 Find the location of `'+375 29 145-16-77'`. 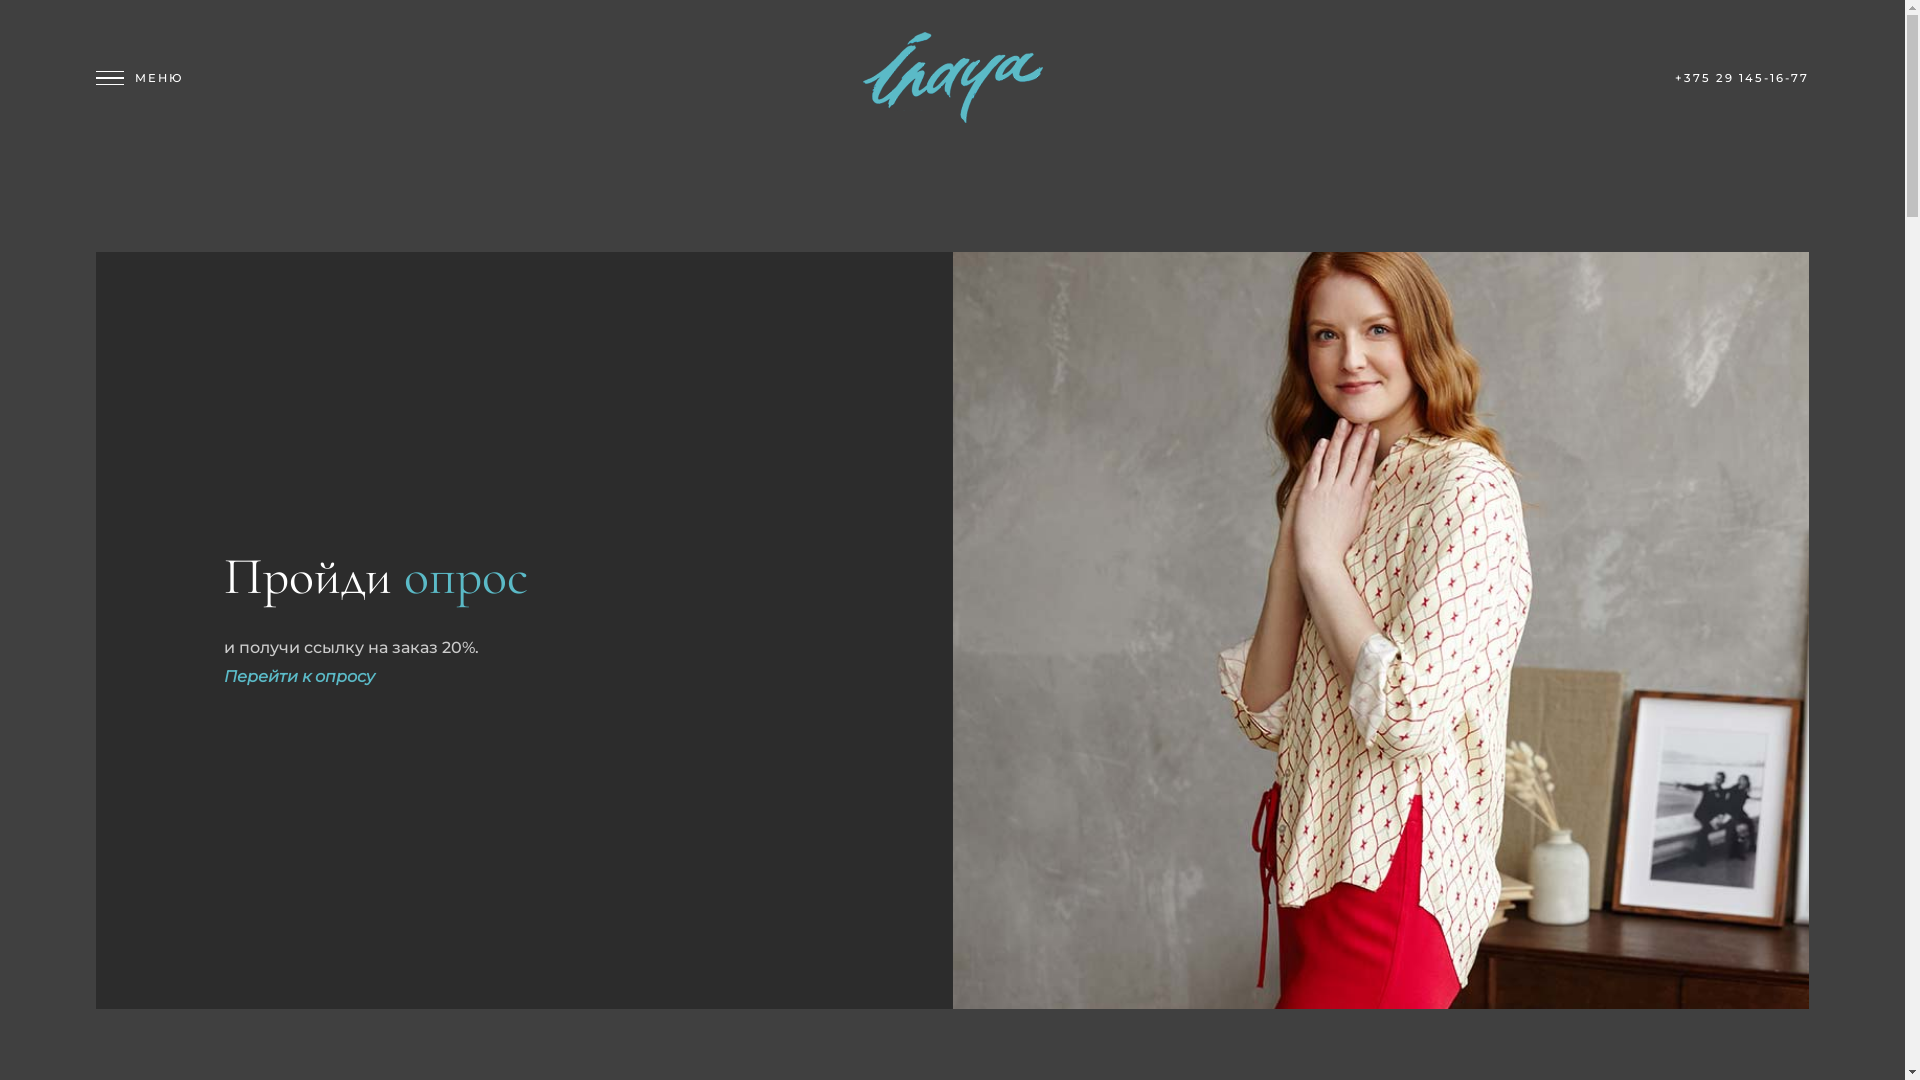

'+375 29 145-16-77' is located at coordinates (1741, 76).